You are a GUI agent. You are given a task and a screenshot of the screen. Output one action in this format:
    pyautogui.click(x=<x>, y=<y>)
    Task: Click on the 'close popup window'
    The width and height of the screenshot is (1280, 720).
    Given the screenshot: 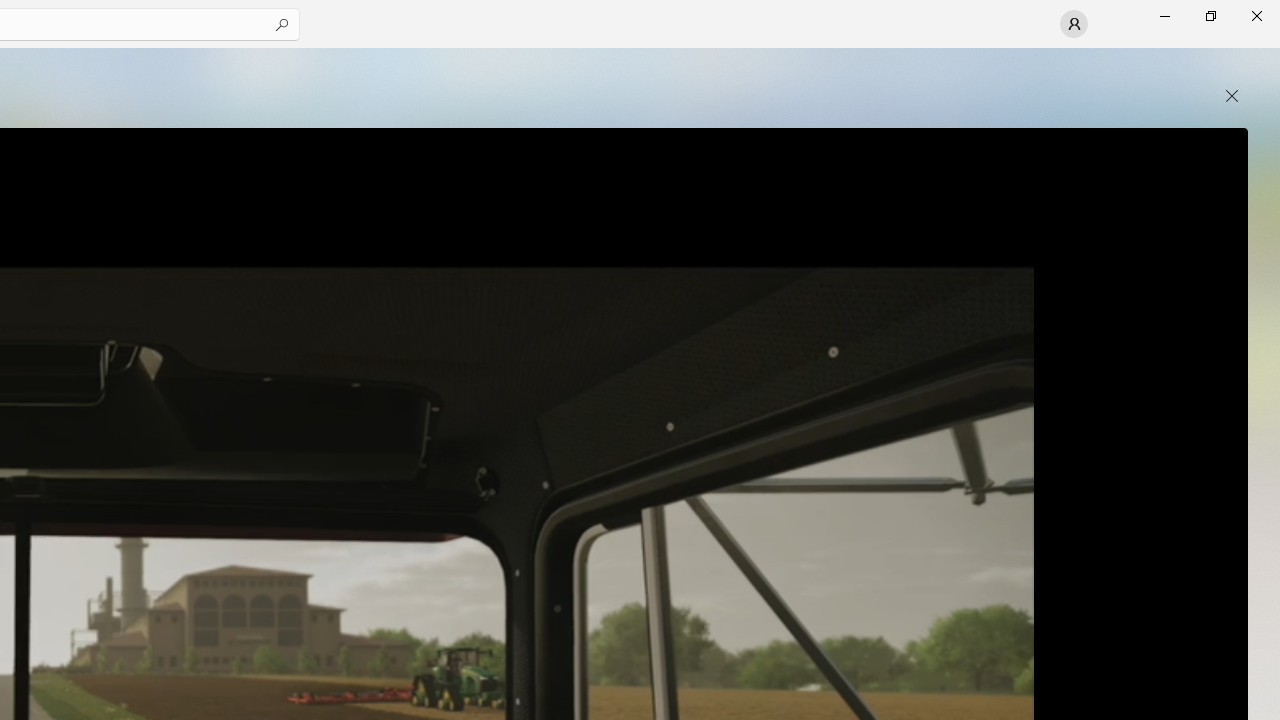 What is the action you would take?
    pyautogui.click(x=1231, y=96)
    